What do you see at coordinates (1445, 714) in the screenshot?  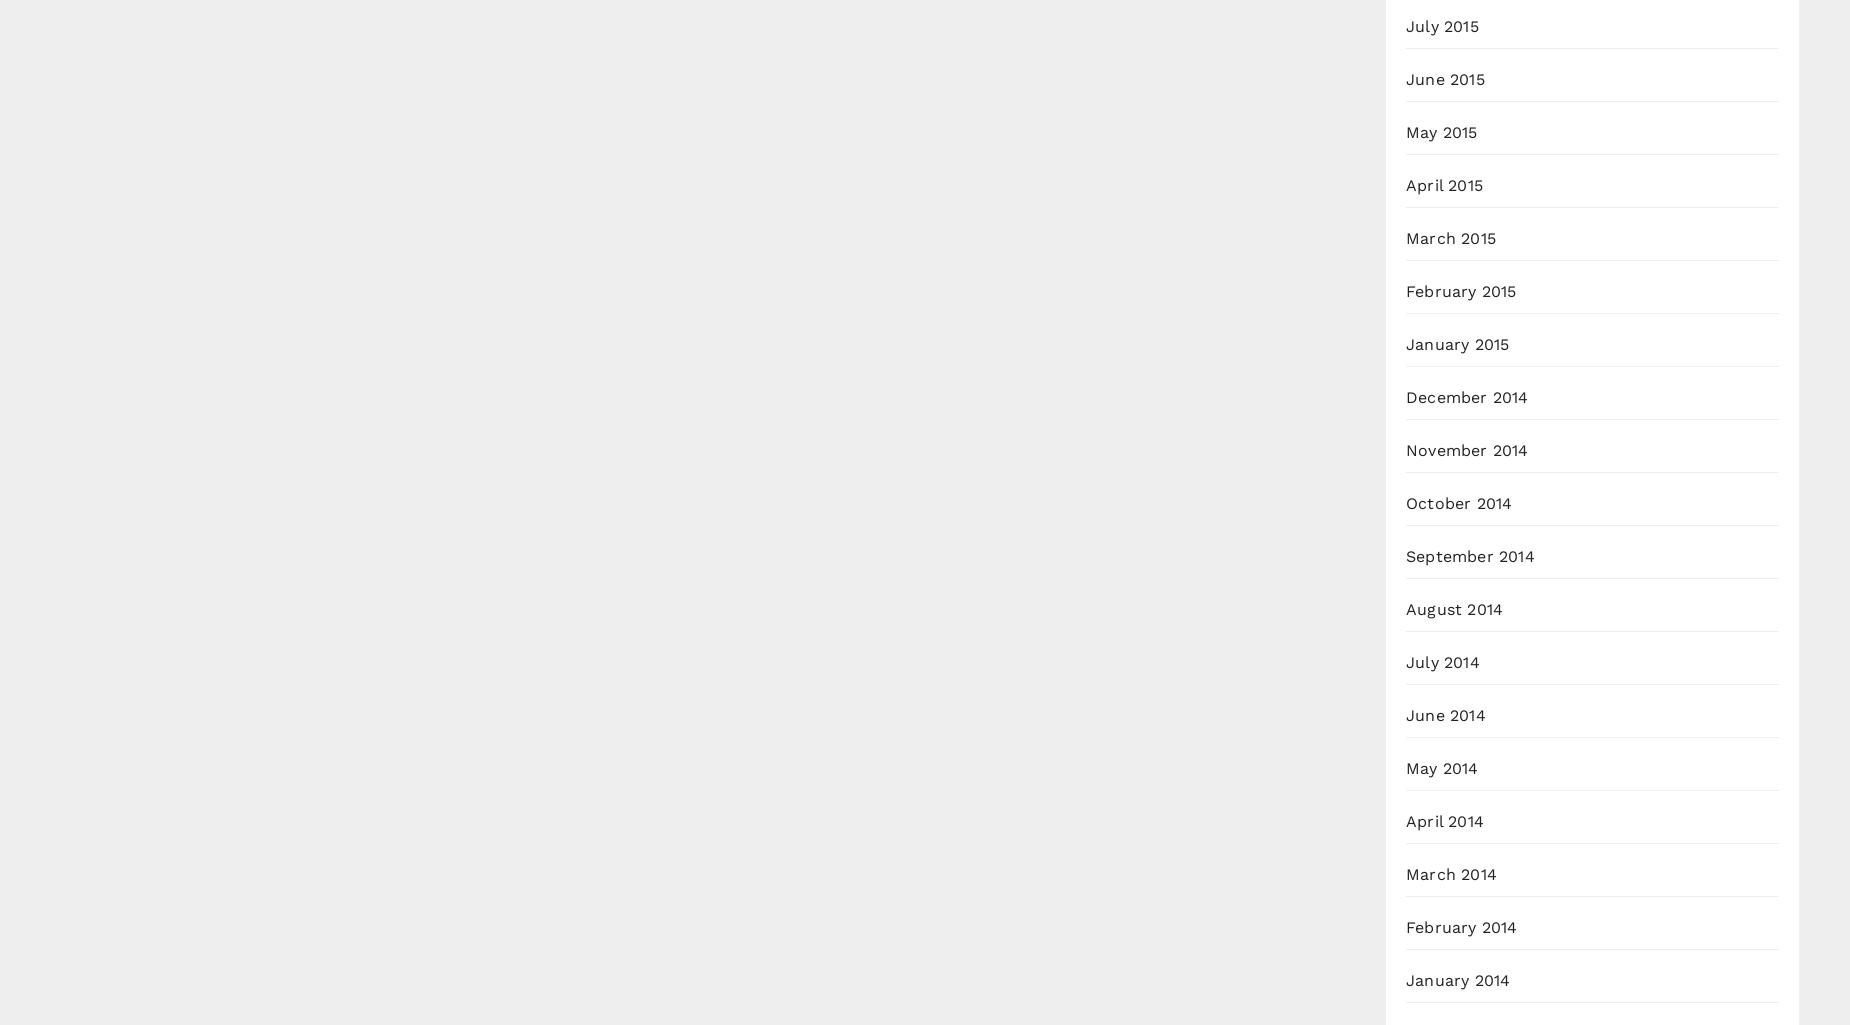 I see `'June 2014'` at bounding box center [1445, 714].